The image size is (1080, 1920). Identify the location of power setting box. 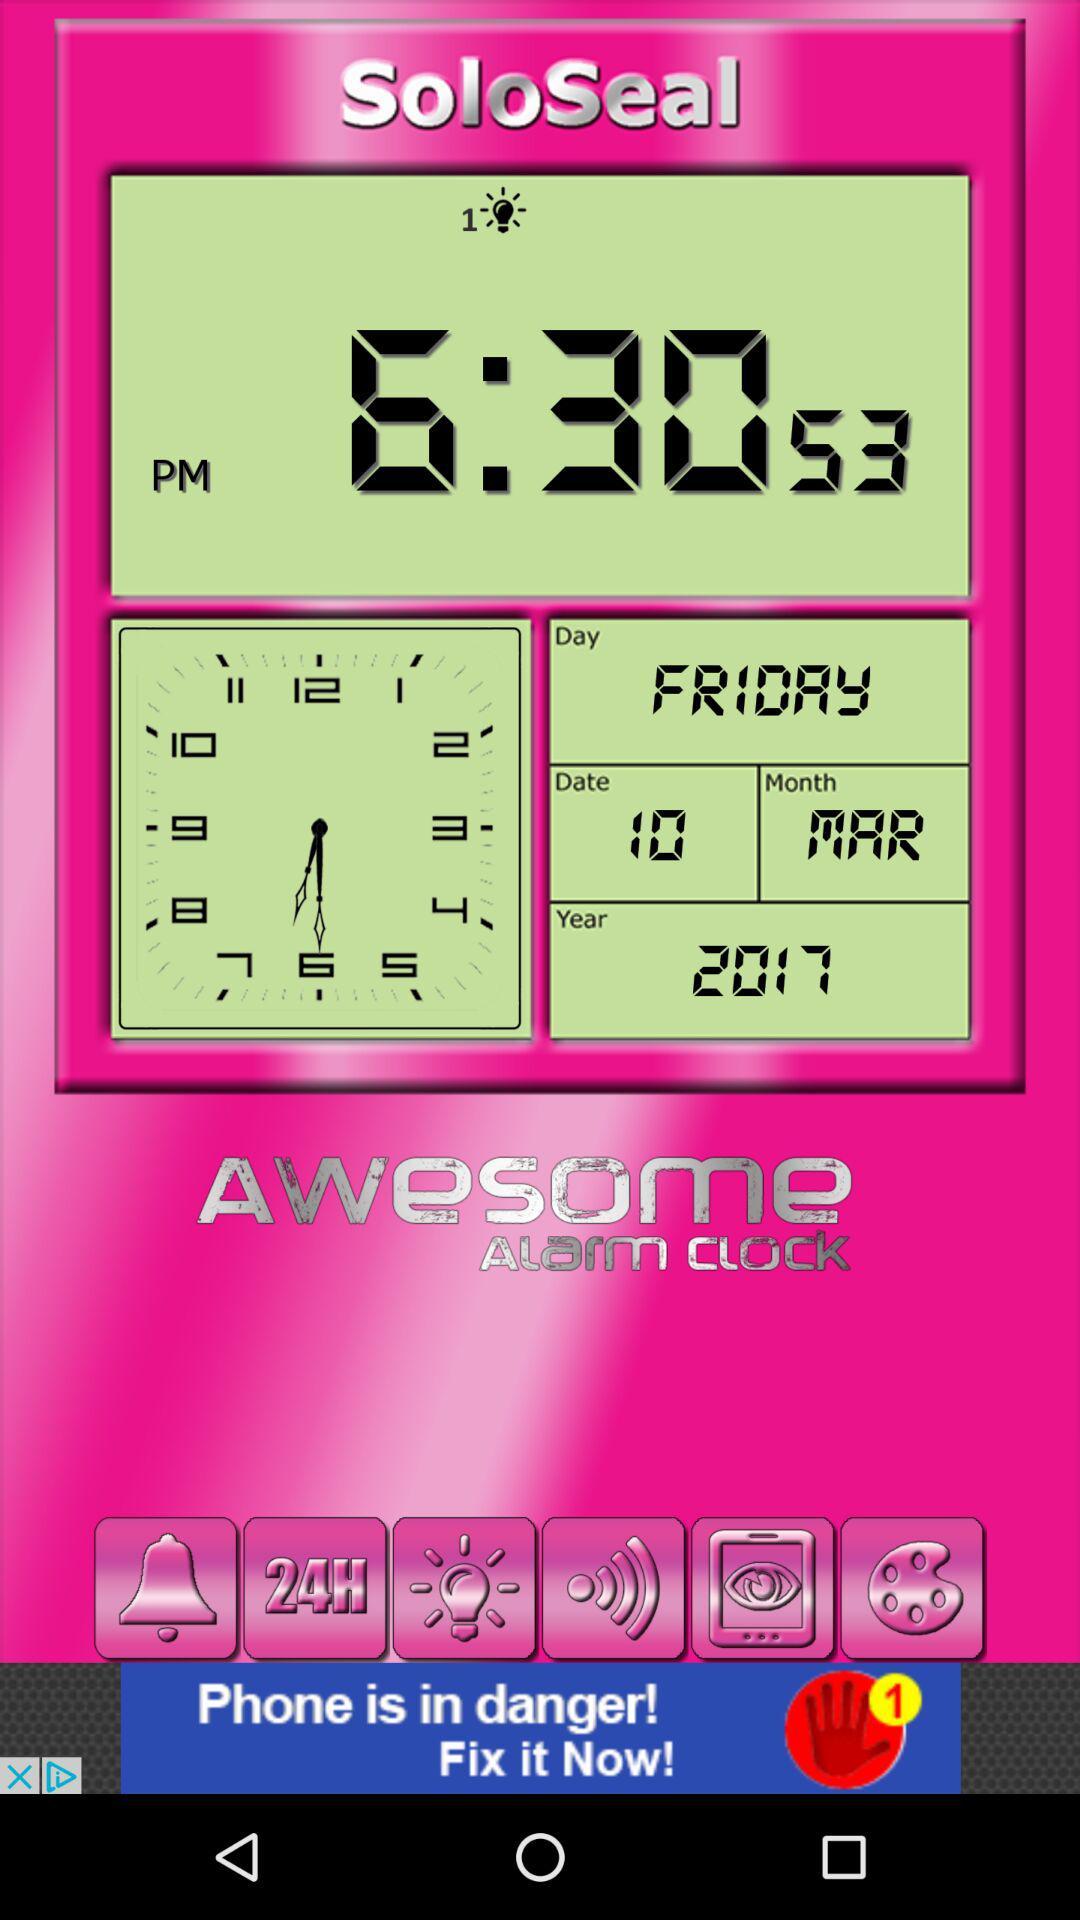
(464, 1587).